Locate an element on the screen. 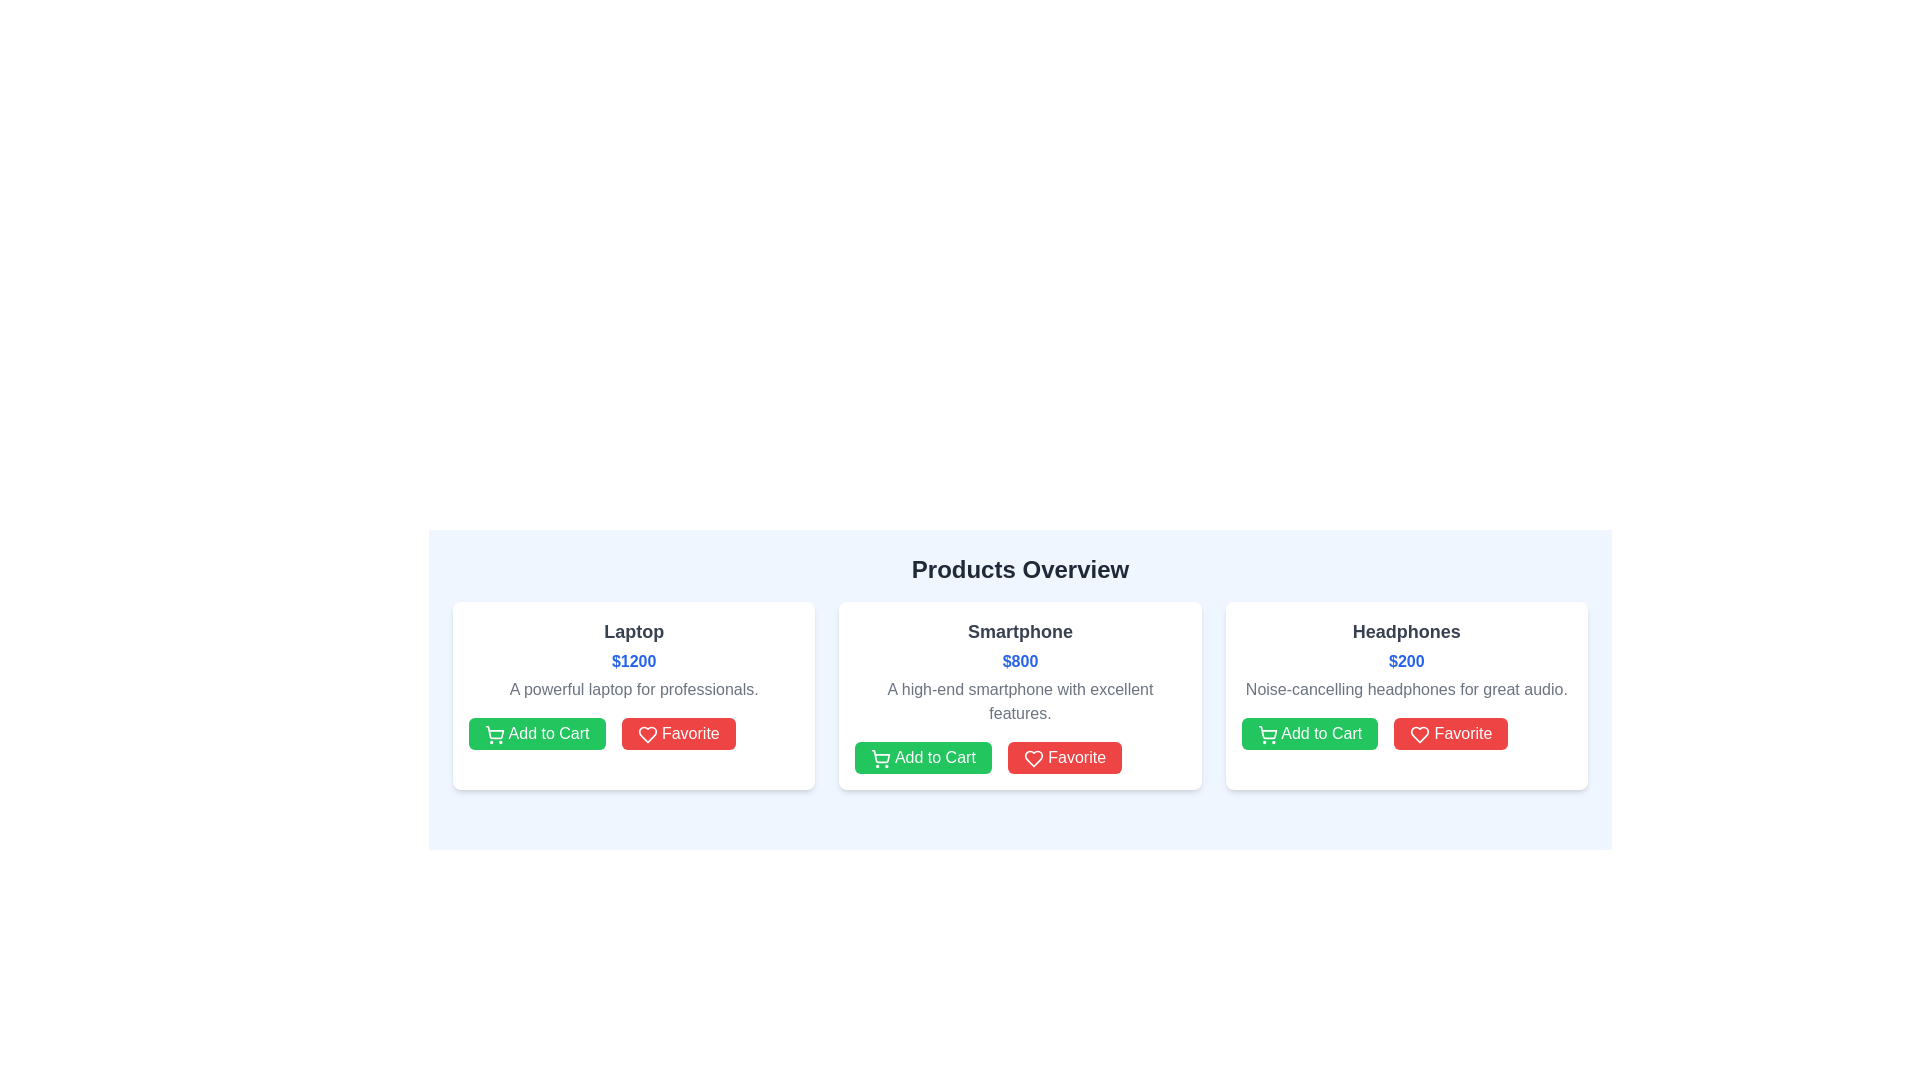 Image resolution: width=1920 pixels, height=1080 pixels. the 'Favorite' button associated with the 'Laptop' product is located at coordinates (678, 733).